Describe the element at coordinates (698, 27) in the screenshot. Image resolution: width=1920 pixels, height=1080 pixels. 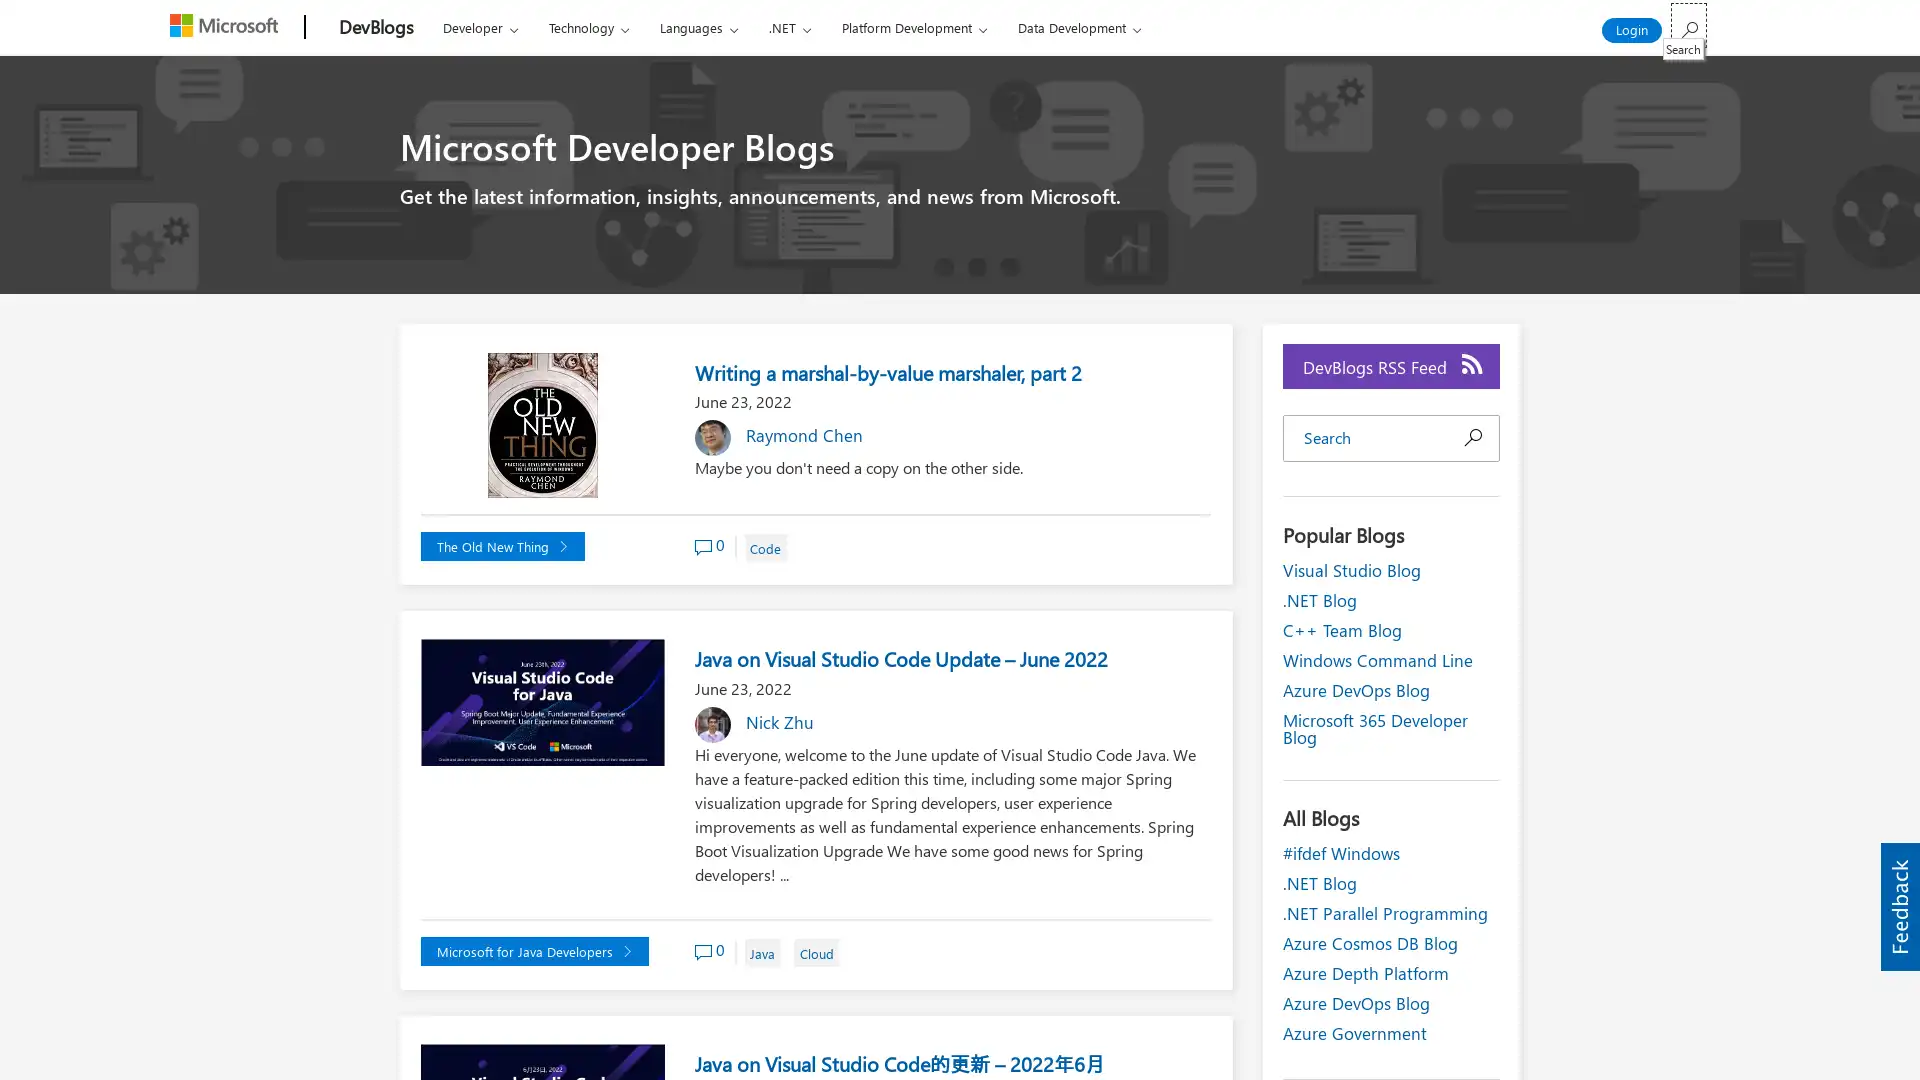
I see `Languages` at that location.